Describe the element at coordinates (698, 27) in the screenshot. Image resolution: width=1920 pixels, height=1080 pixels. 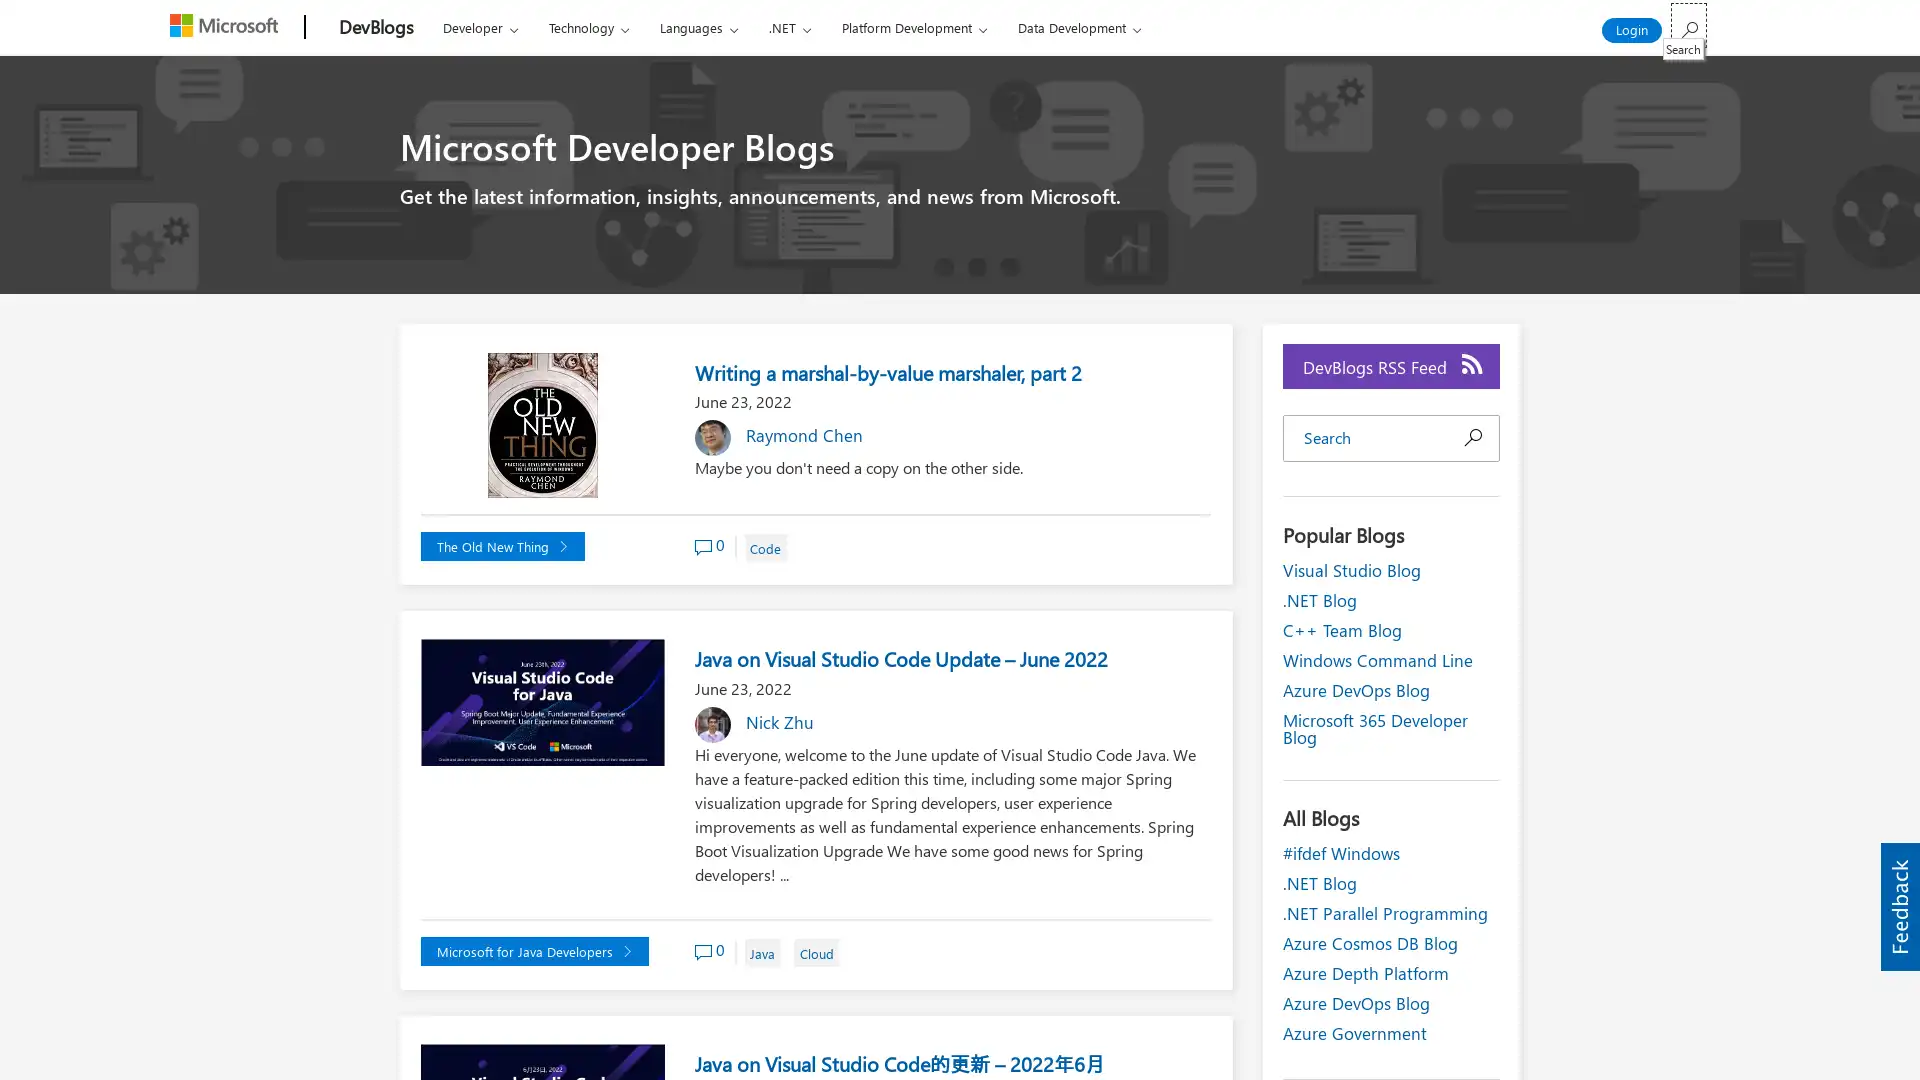
I see `Languages` at that location.